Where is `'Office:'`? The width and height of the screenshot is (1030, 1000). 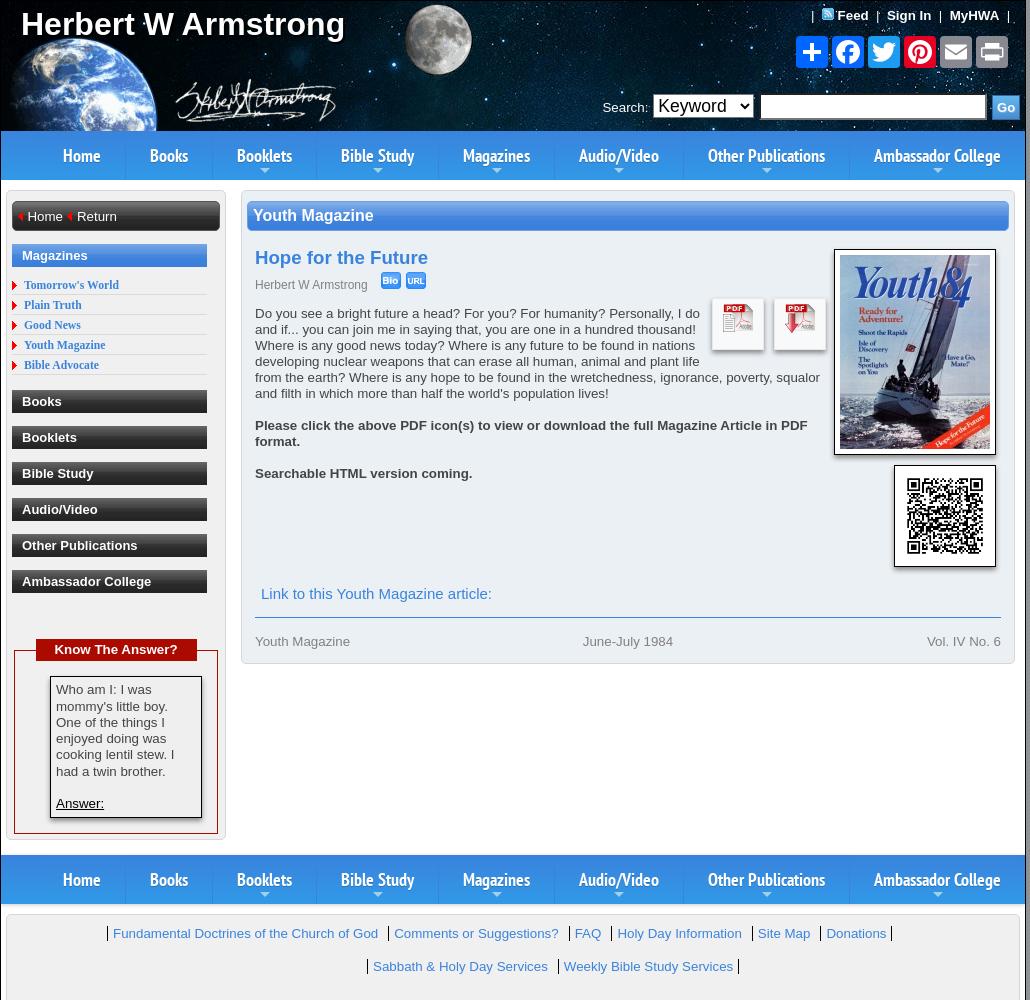
'Office:' is located at coordinates (470, 392).